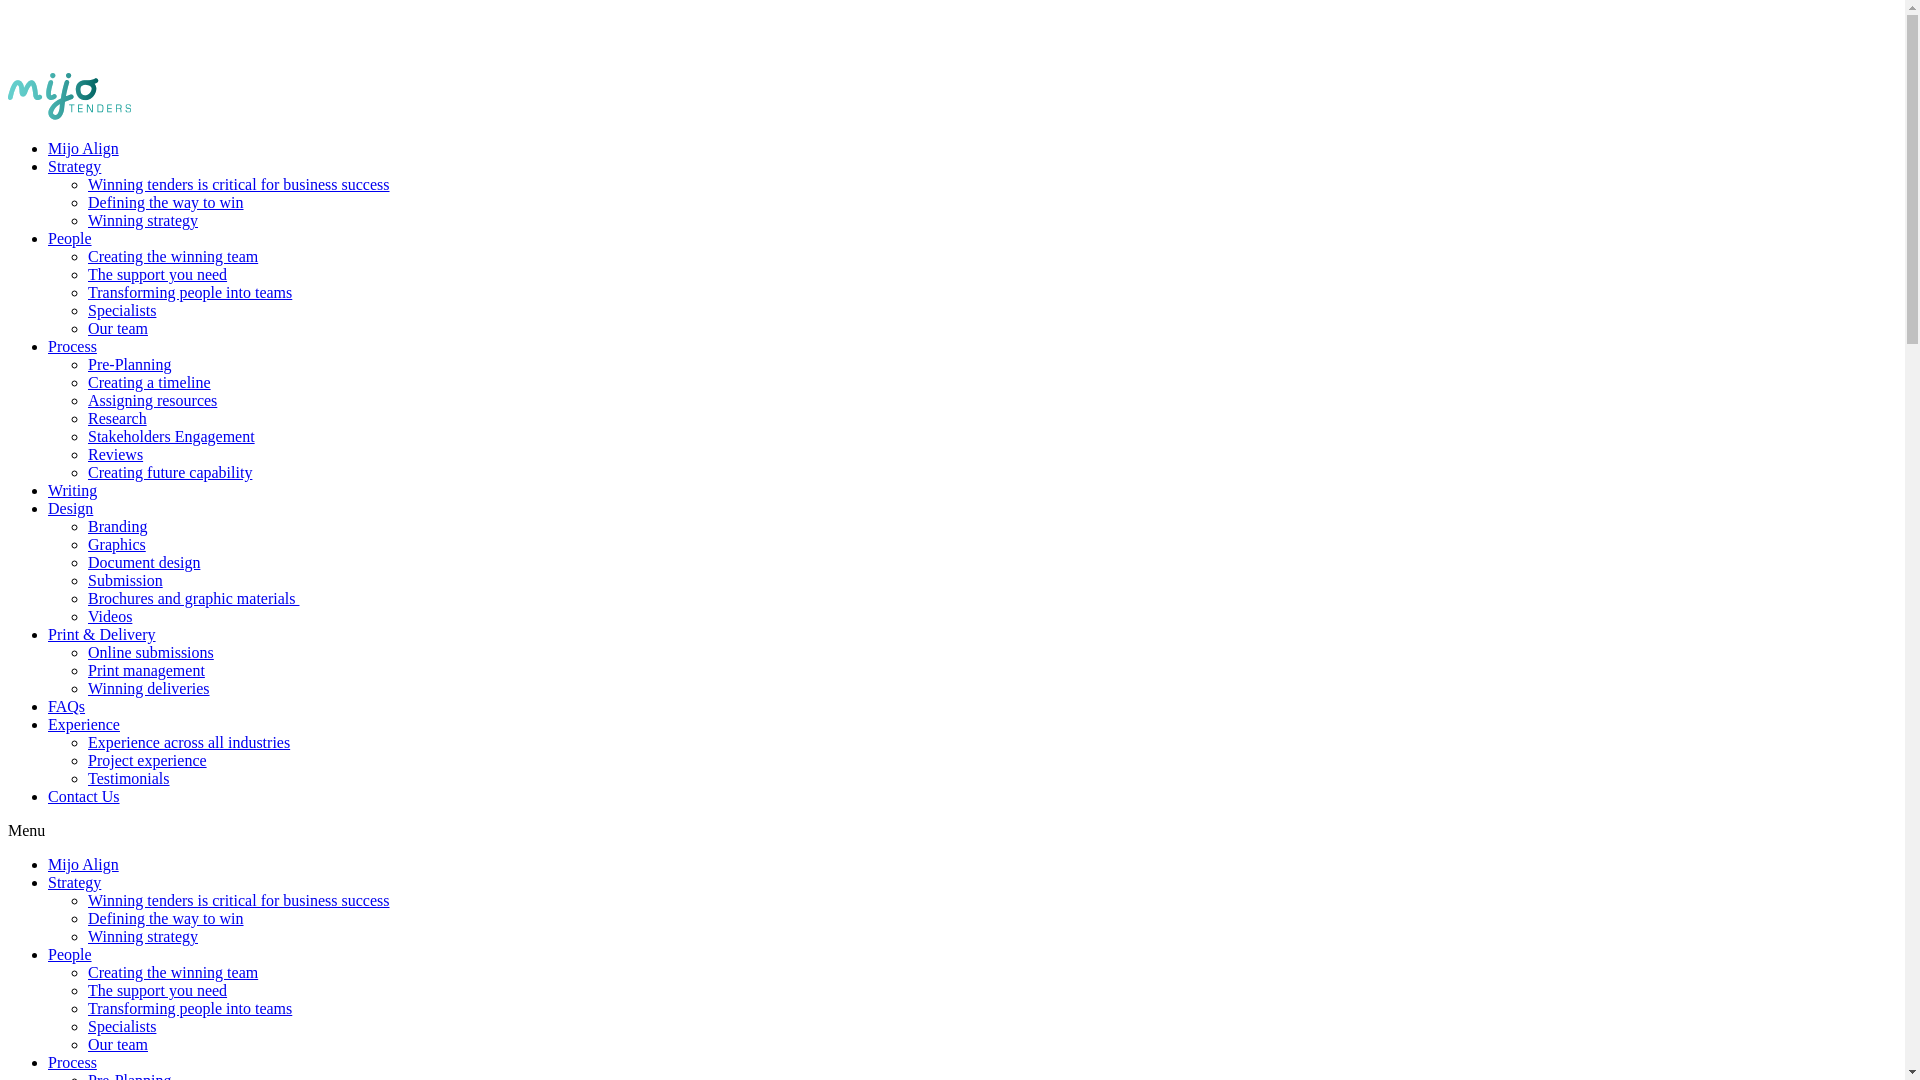 Image resolution: width=1920 pixels, height=1080 pixels. What do you see at coordinates (128, 777) in the screenshot?
I see `'Testimonials'` at bounding box center [128, 777].